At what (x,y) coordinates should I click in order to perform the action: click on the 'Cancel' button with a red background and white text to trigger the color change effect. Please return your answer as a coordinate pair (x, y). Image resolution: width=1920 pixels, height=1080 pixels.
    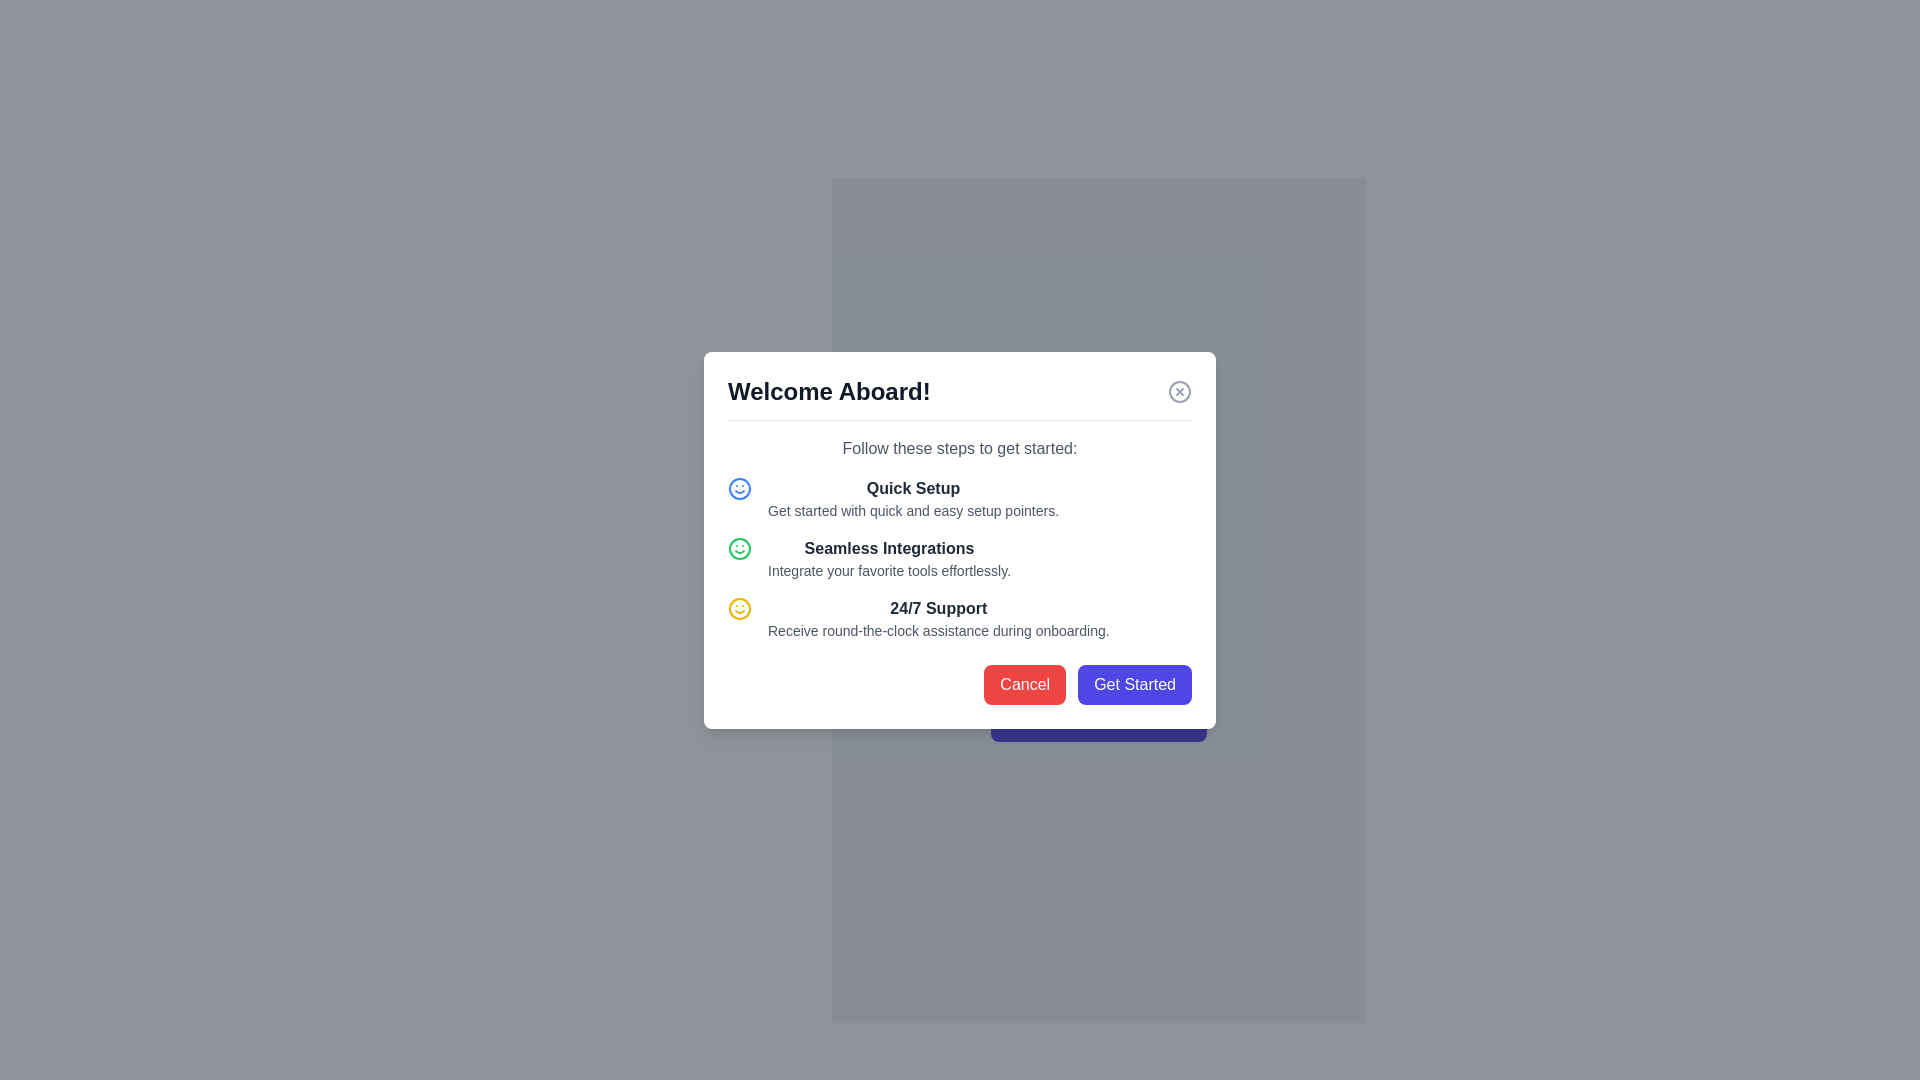
    Looking at the image, I should click on (1025, 683).